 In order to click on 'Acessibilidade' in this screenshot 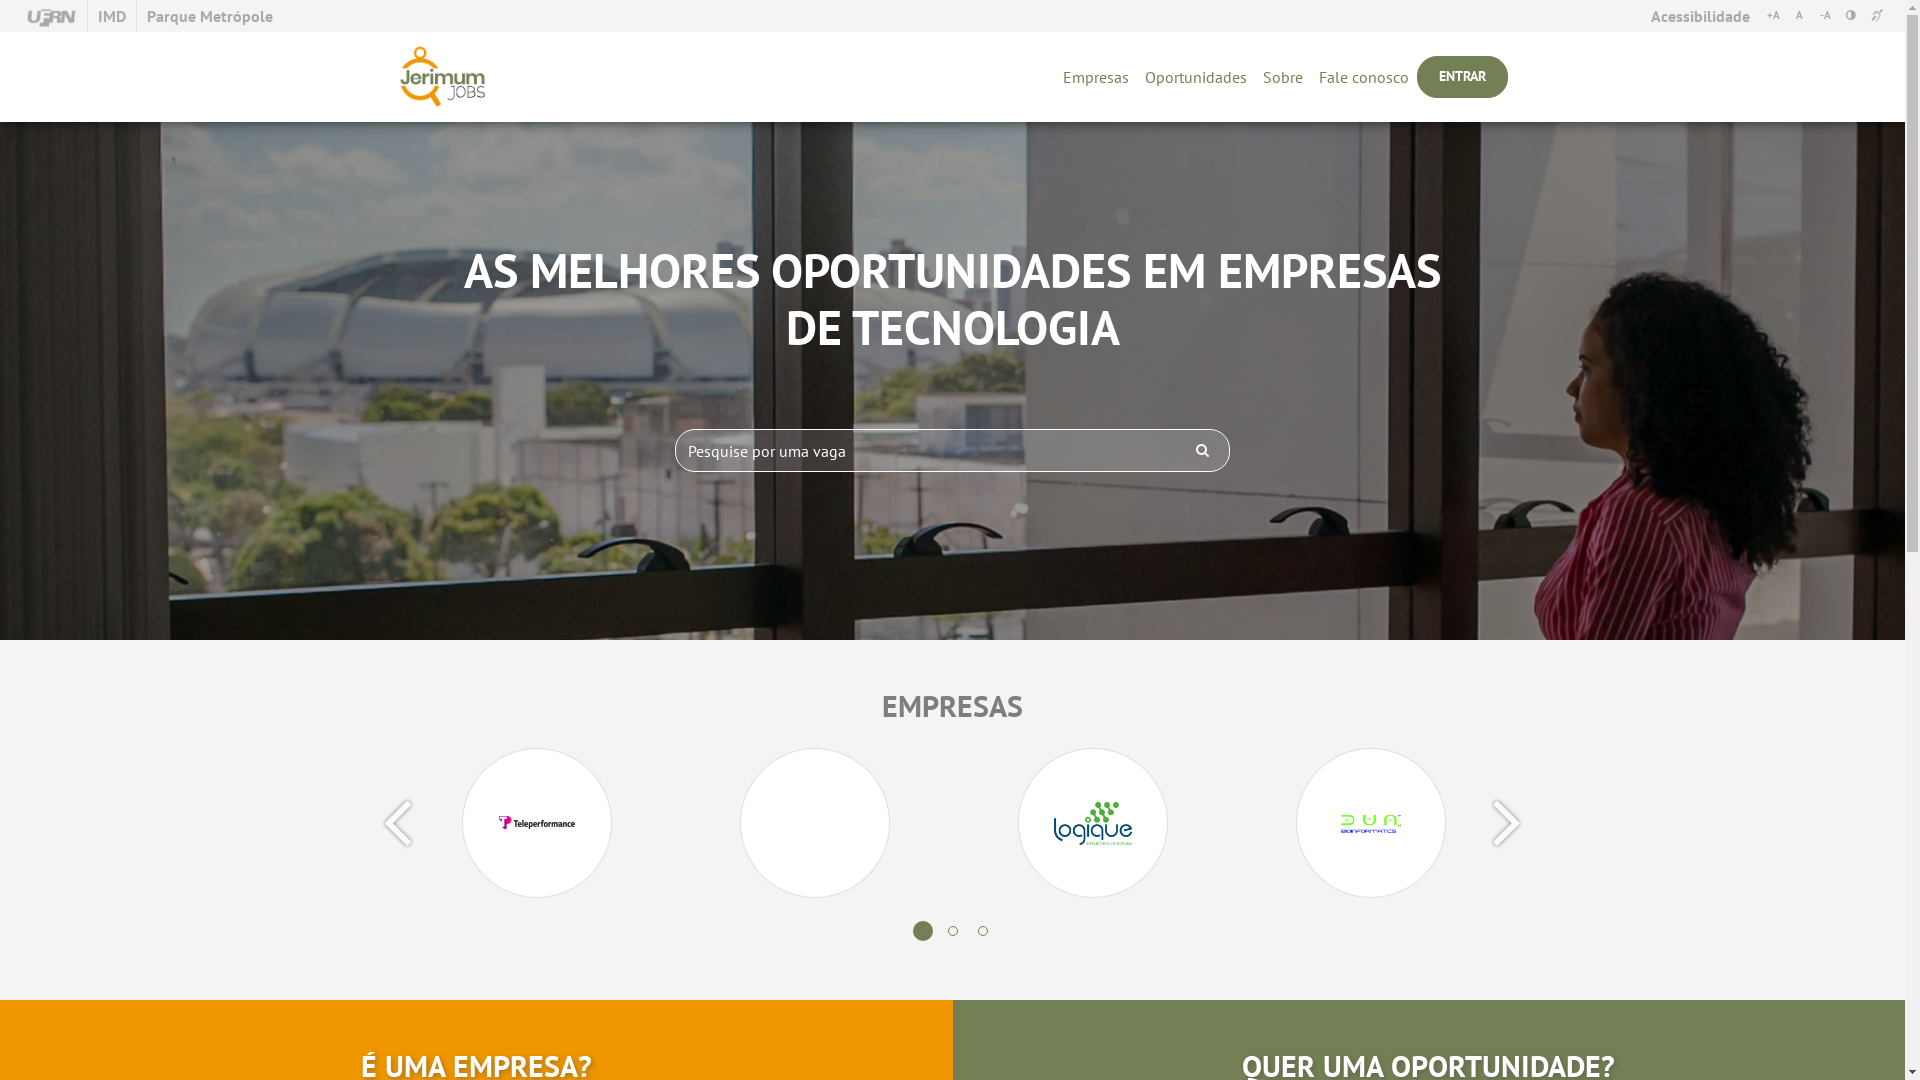, I will do `click(1699, 15)`.